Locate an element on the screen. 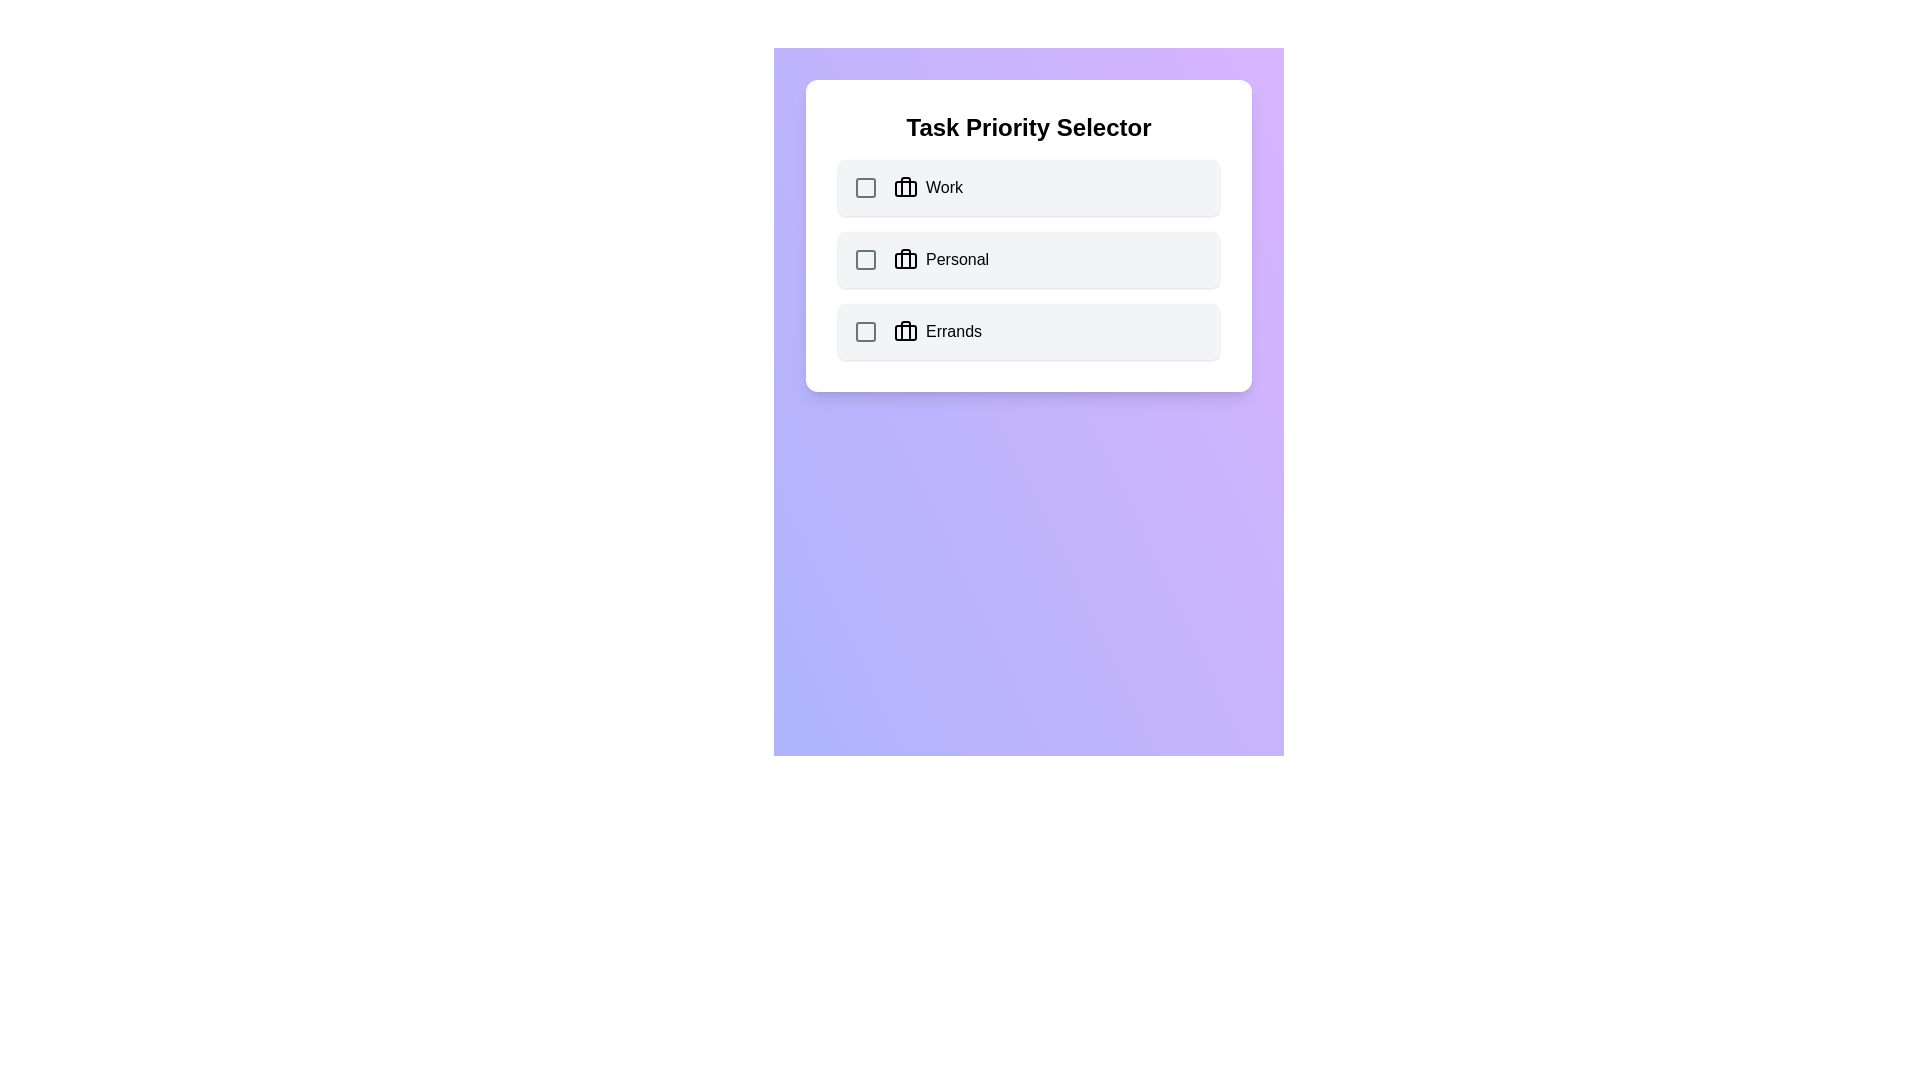 This screenshot has width=1920, height=1080. the category Errands is located at coordinates (1028, 330).